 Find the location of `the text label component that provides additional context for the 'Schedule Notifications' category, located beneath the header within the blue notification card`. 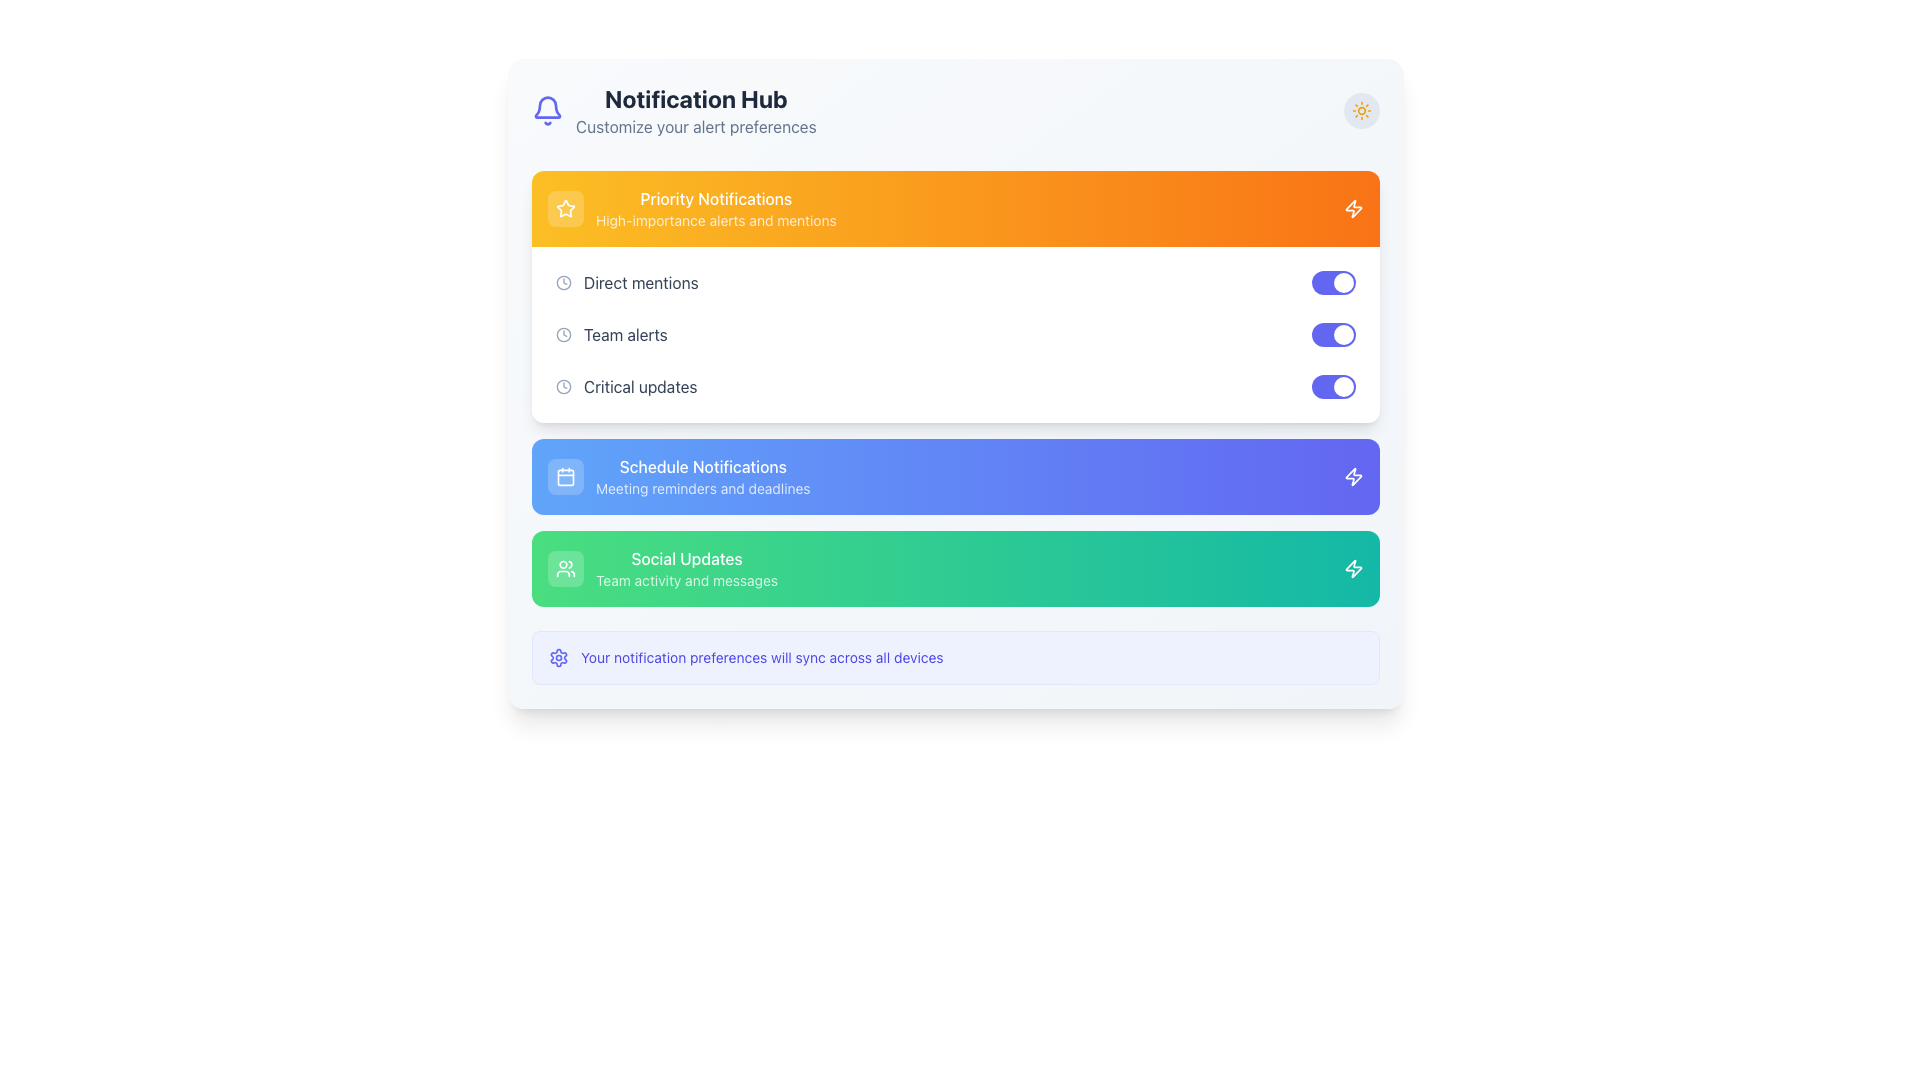

the text label component that provides additional context for the 'Schedule Notifications' category, located beneath the header within the blue notification card is located at coordinates (703, 489).